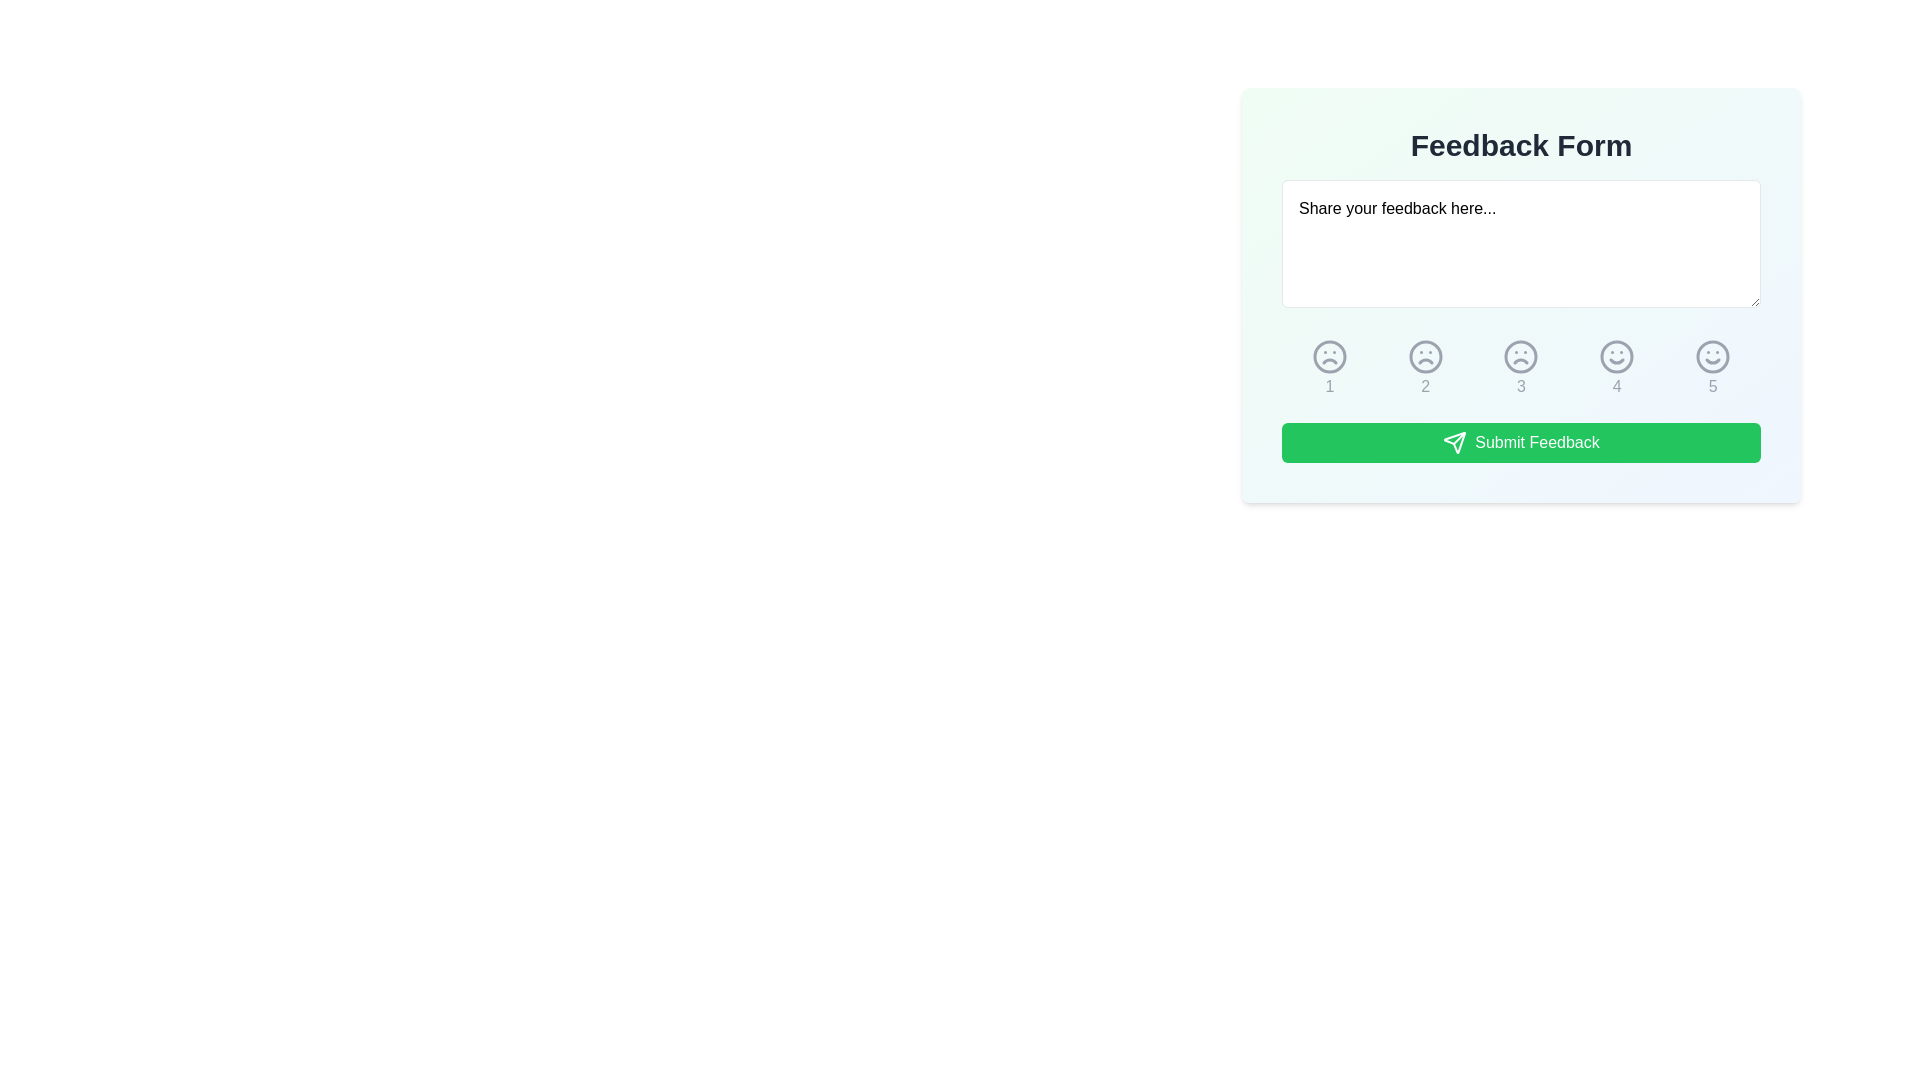 The height and width of the screenshot is (1080, 1920). Describe the element at coordinates (1455, 442) in the screenshot. I see `the paper airplane icon embedded within the green 'Submit Feedback' button, which is positioned to the left of the button label` at that location.